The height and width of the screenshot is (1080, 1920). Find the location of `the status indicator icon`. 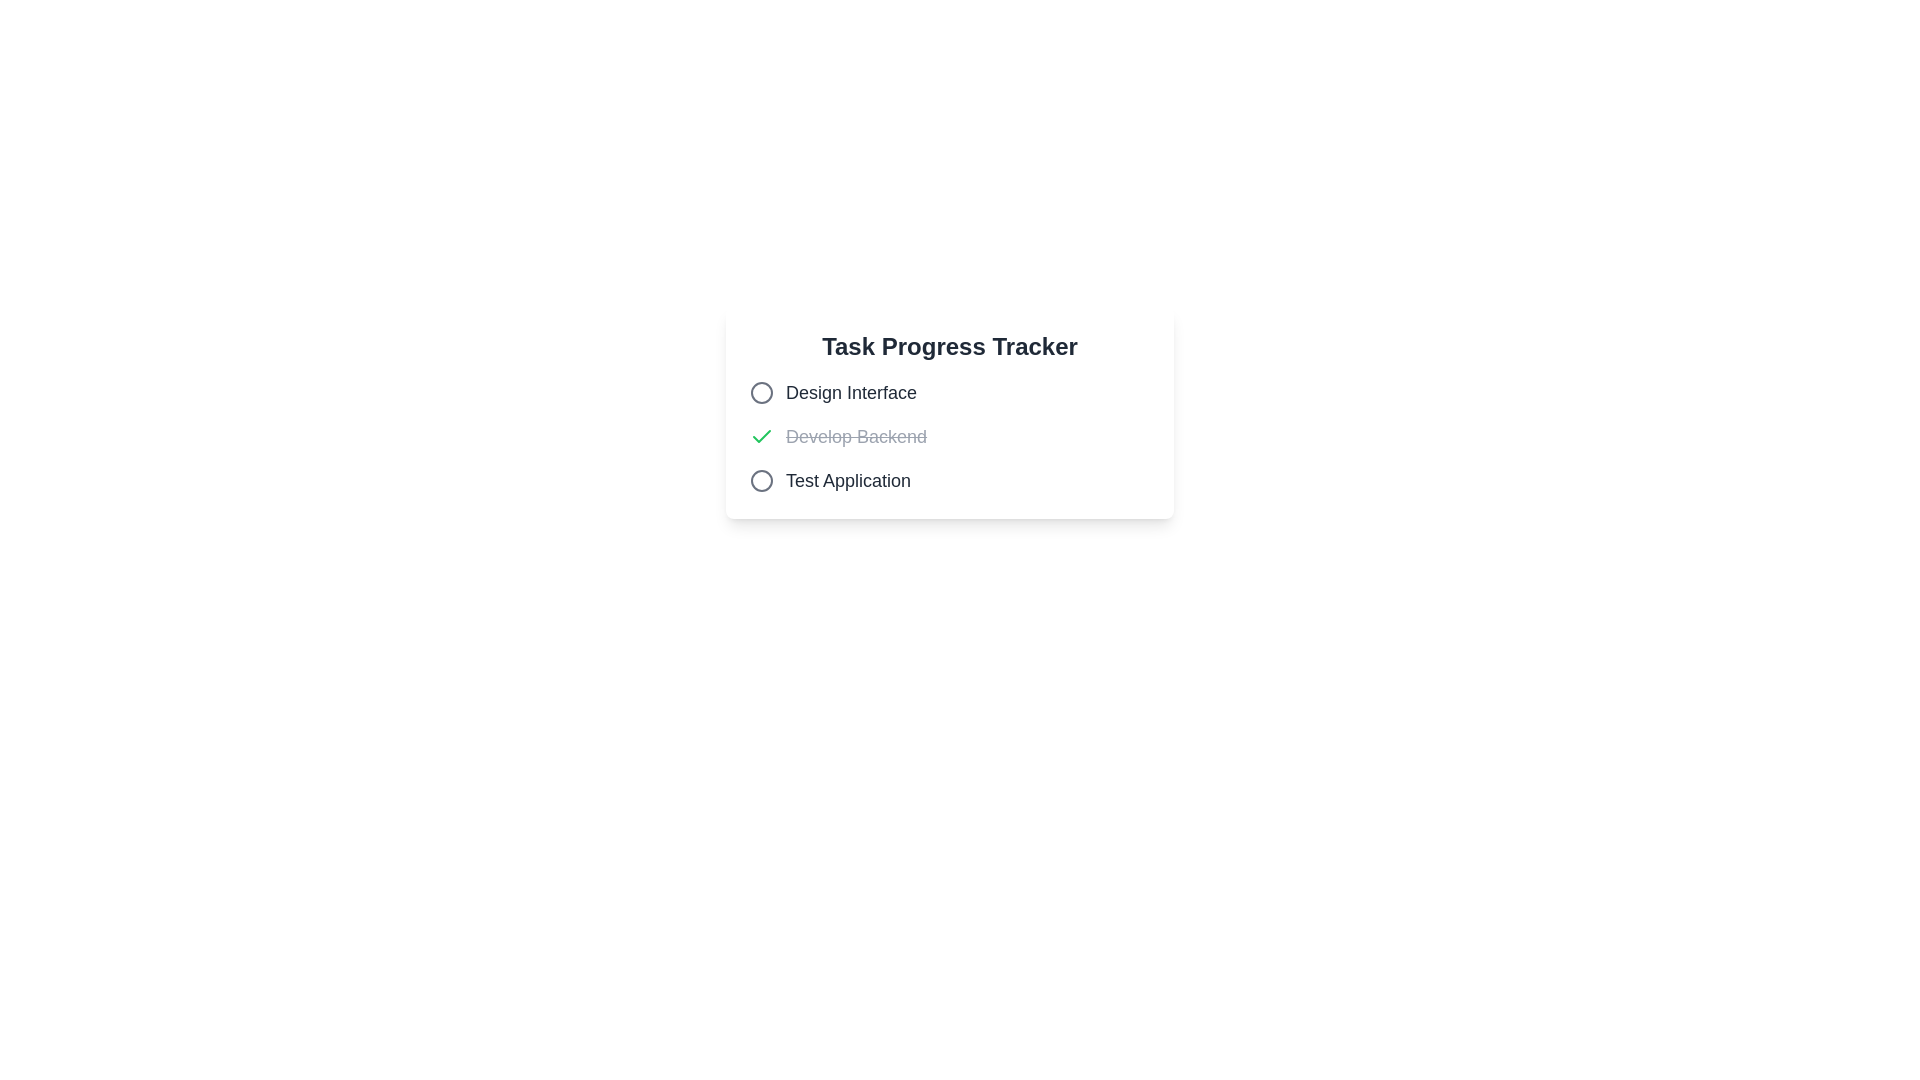

the status indicator icon is located at coordinates (761, 481).